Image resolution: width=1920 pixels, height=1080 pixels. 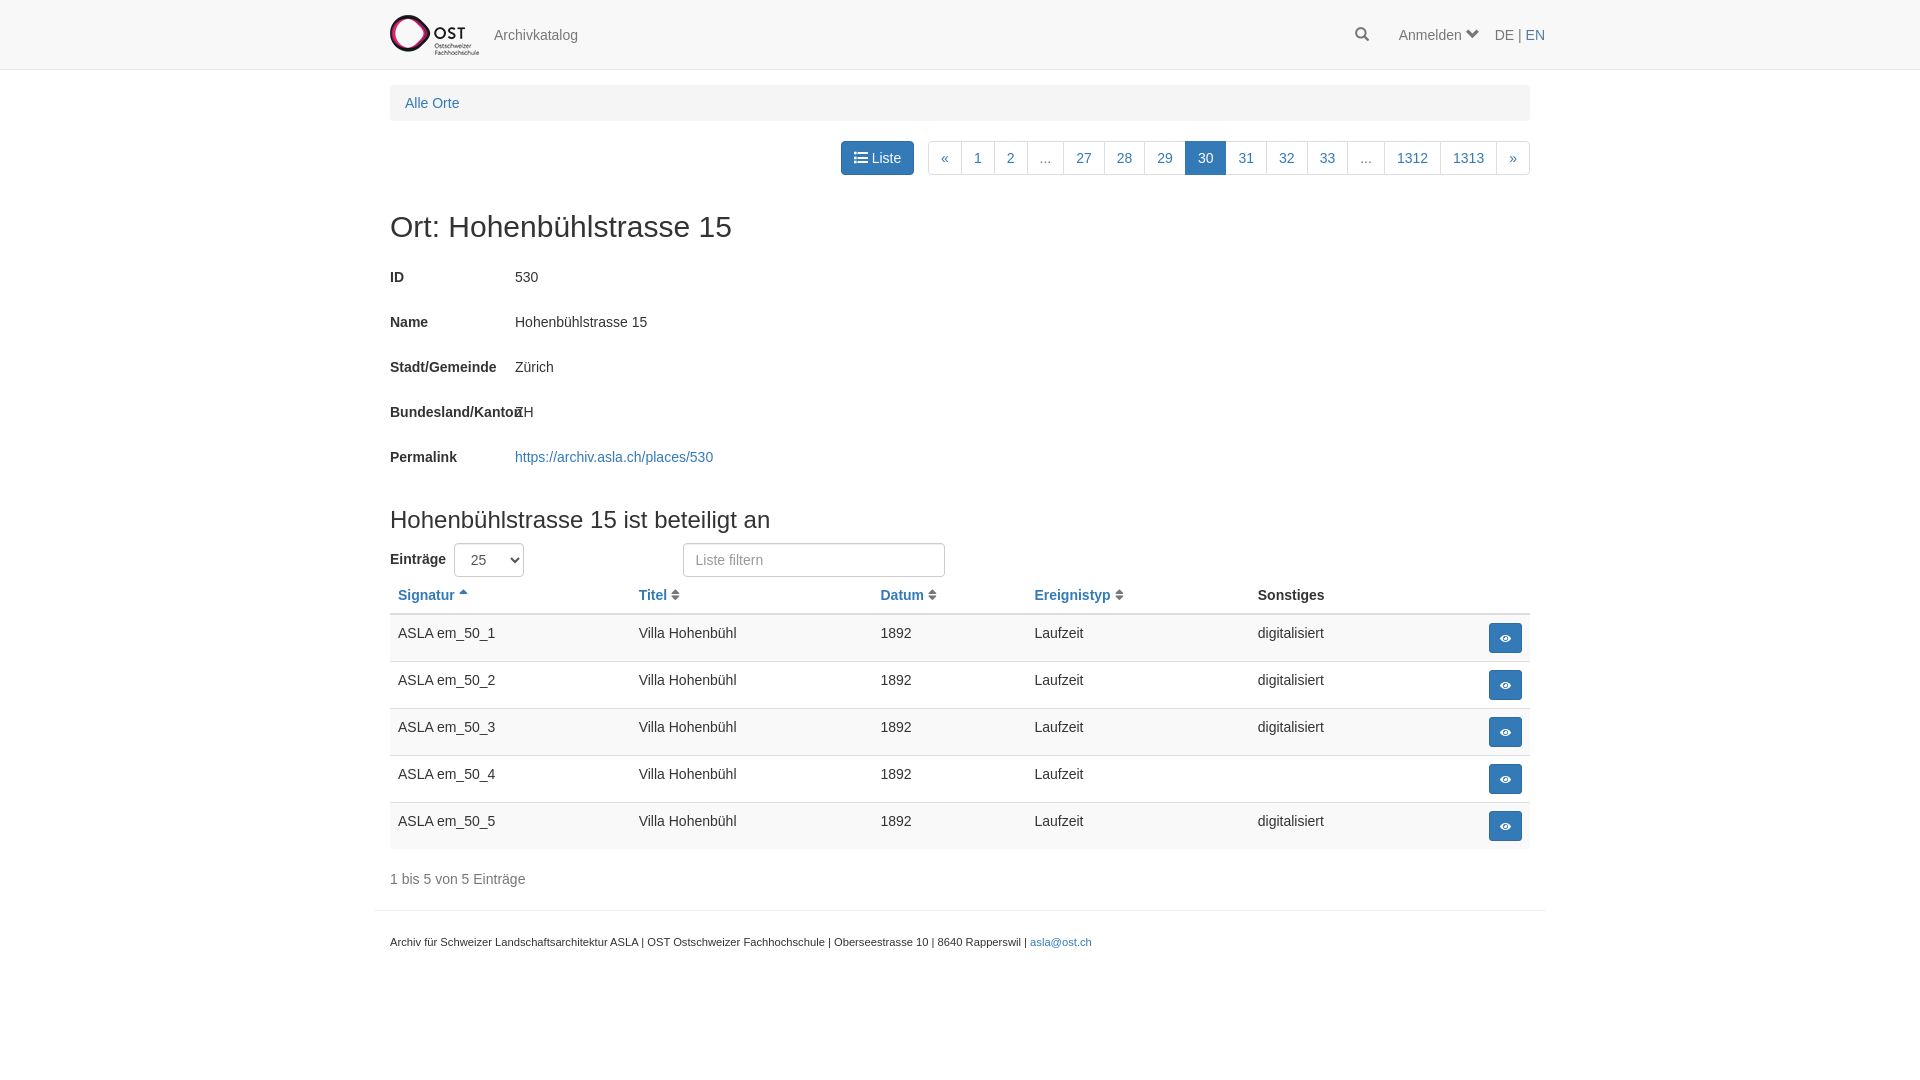 What do you see at coordinates (1286, 157) in the screenshot?
I see `'32'` at bounding box center [1286, 157].